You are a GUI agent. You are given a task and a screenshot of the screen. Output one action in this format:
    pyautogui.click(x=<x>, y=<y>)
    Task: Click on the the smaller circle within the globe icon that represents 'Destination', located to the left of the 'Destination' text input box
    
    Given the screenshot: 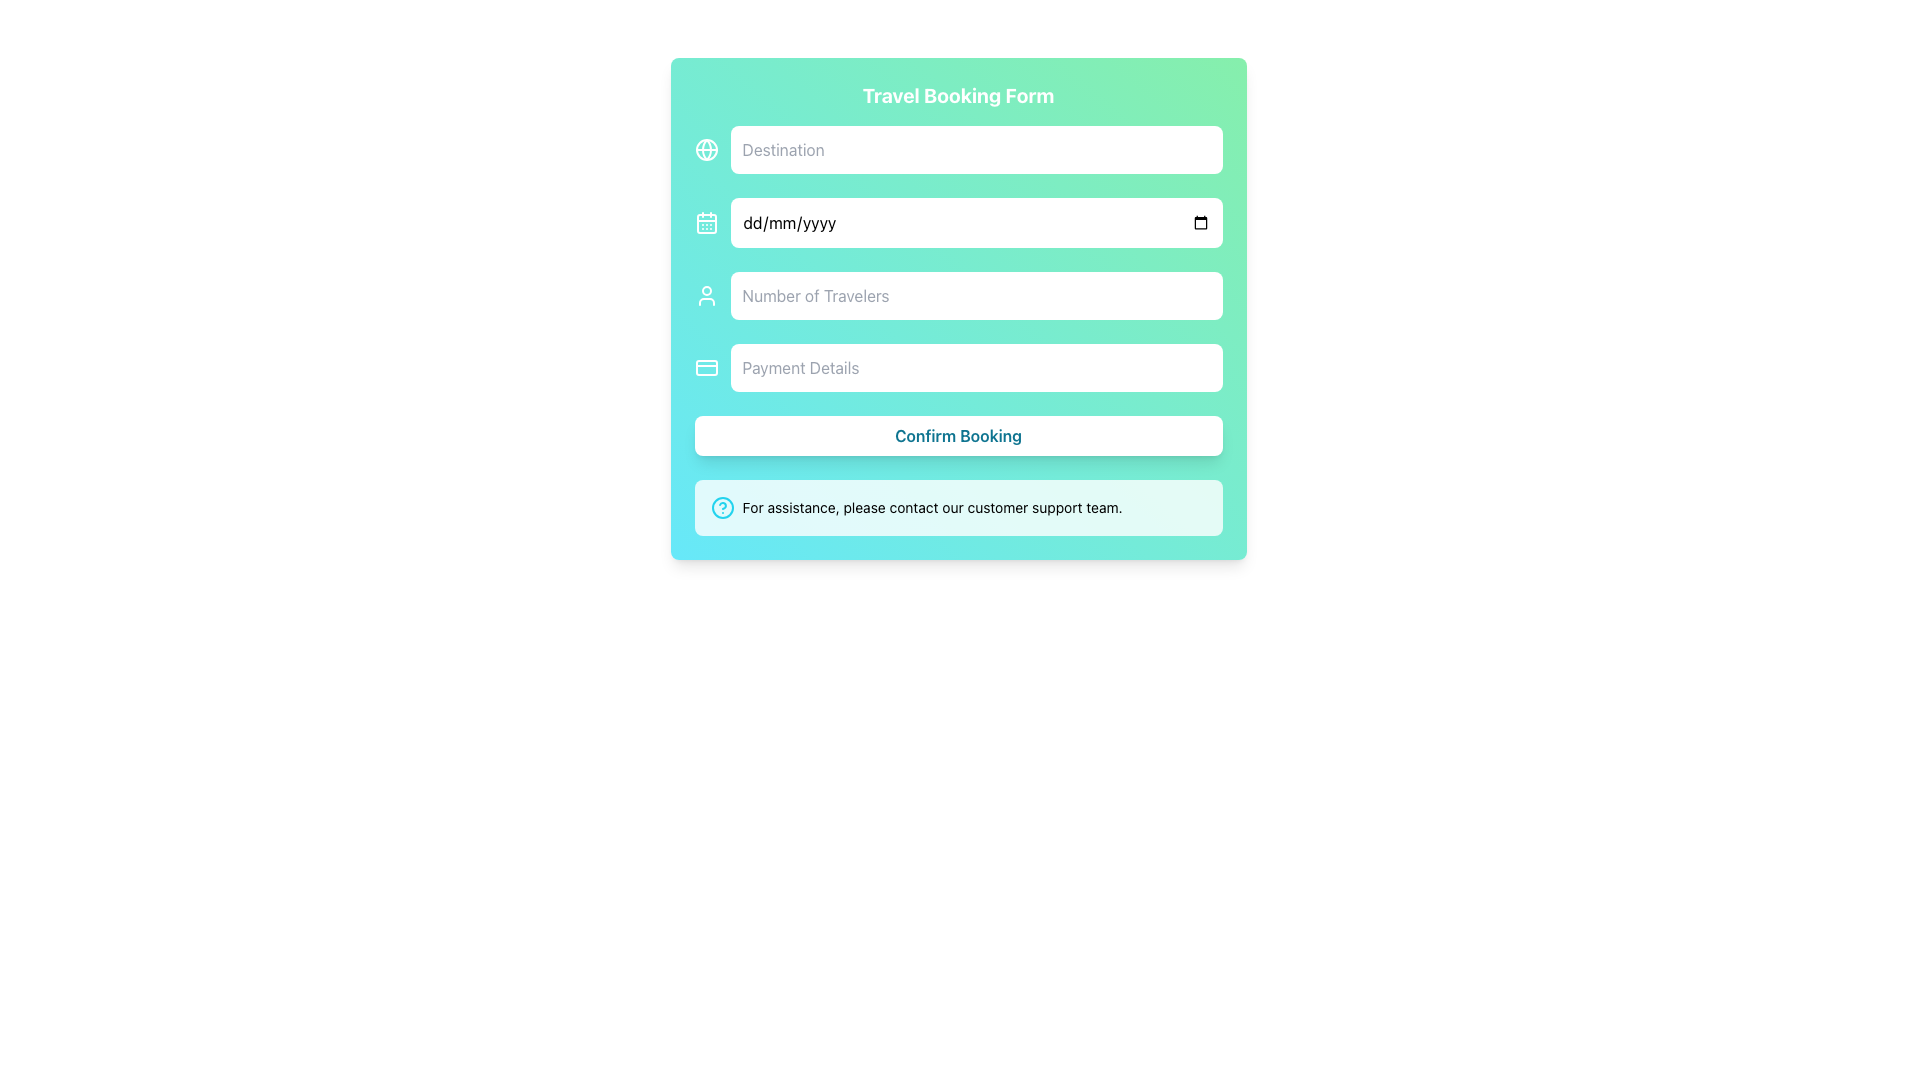 What is the action you would take?
    pyautogui.click(x=706, y=149)
    